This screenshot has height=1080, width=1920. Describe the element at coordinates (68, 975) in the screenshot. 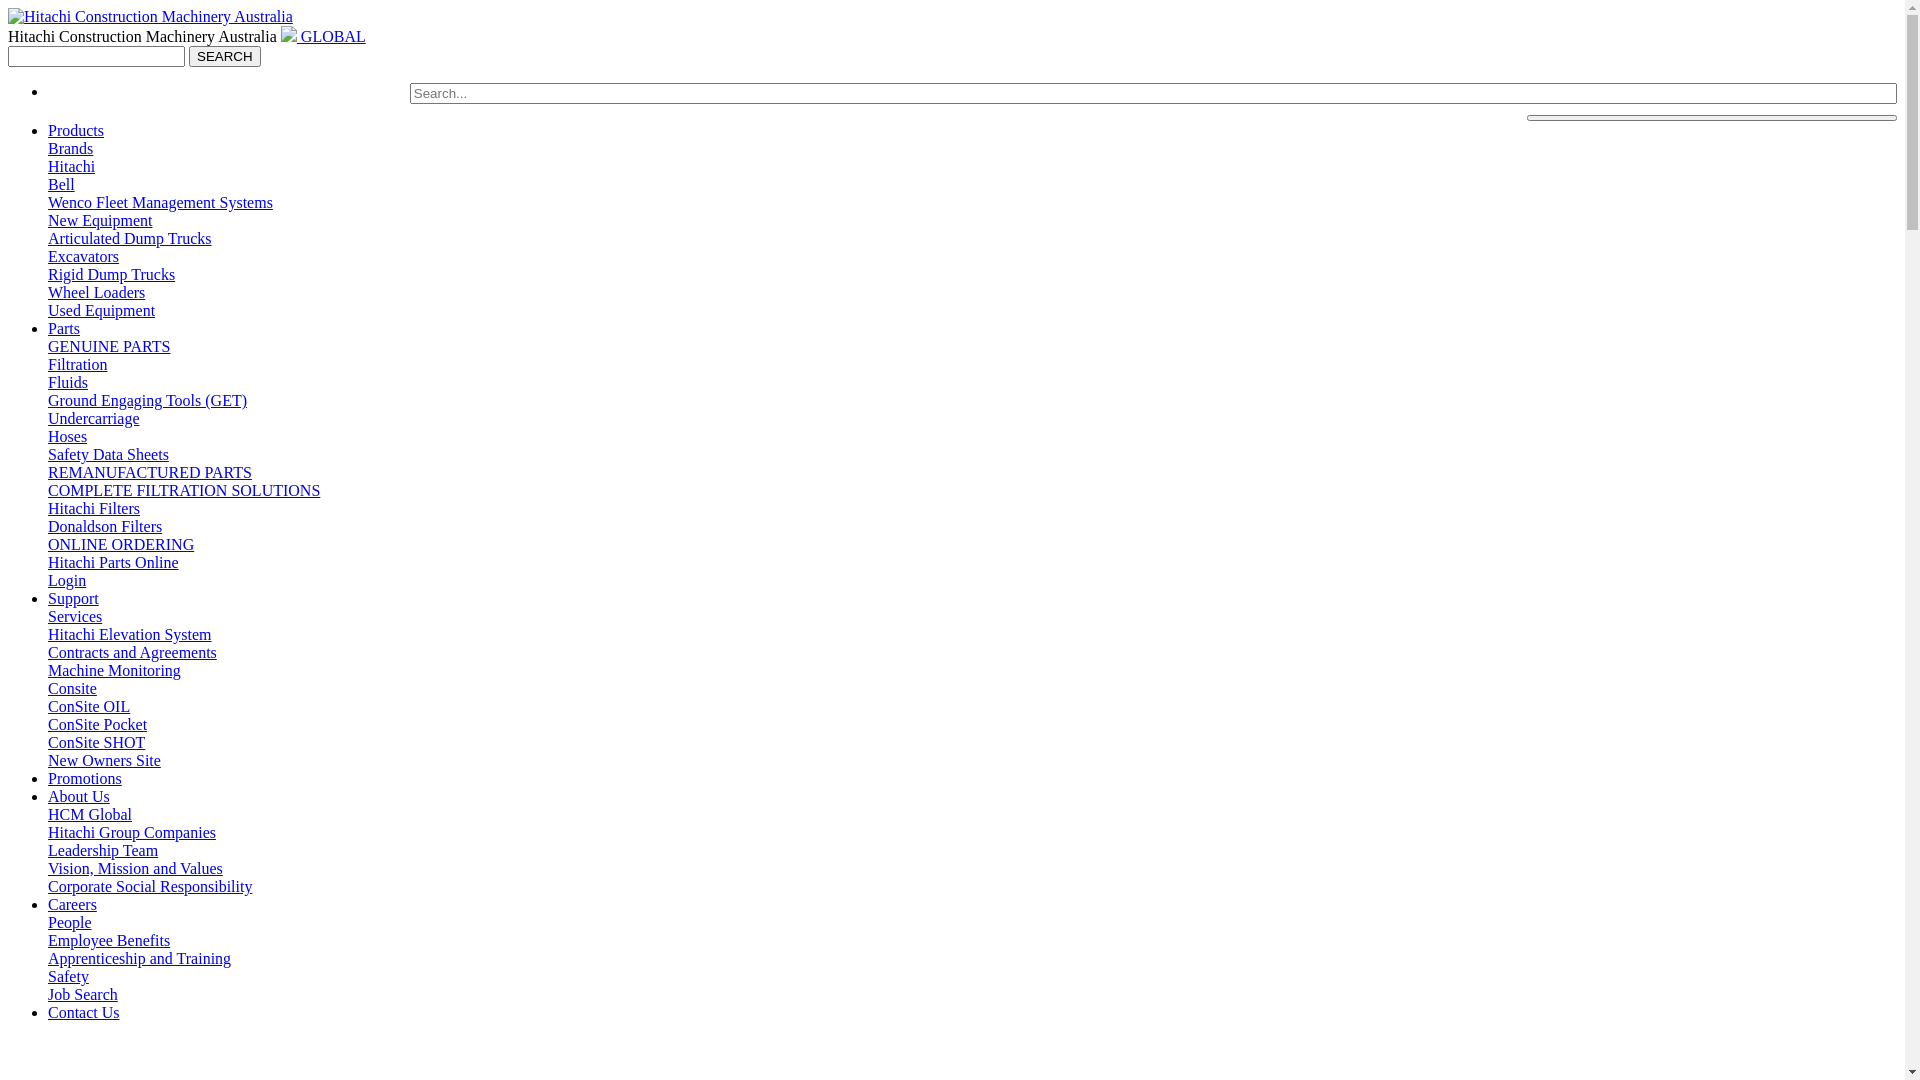

I see `'Safety'` at that location.